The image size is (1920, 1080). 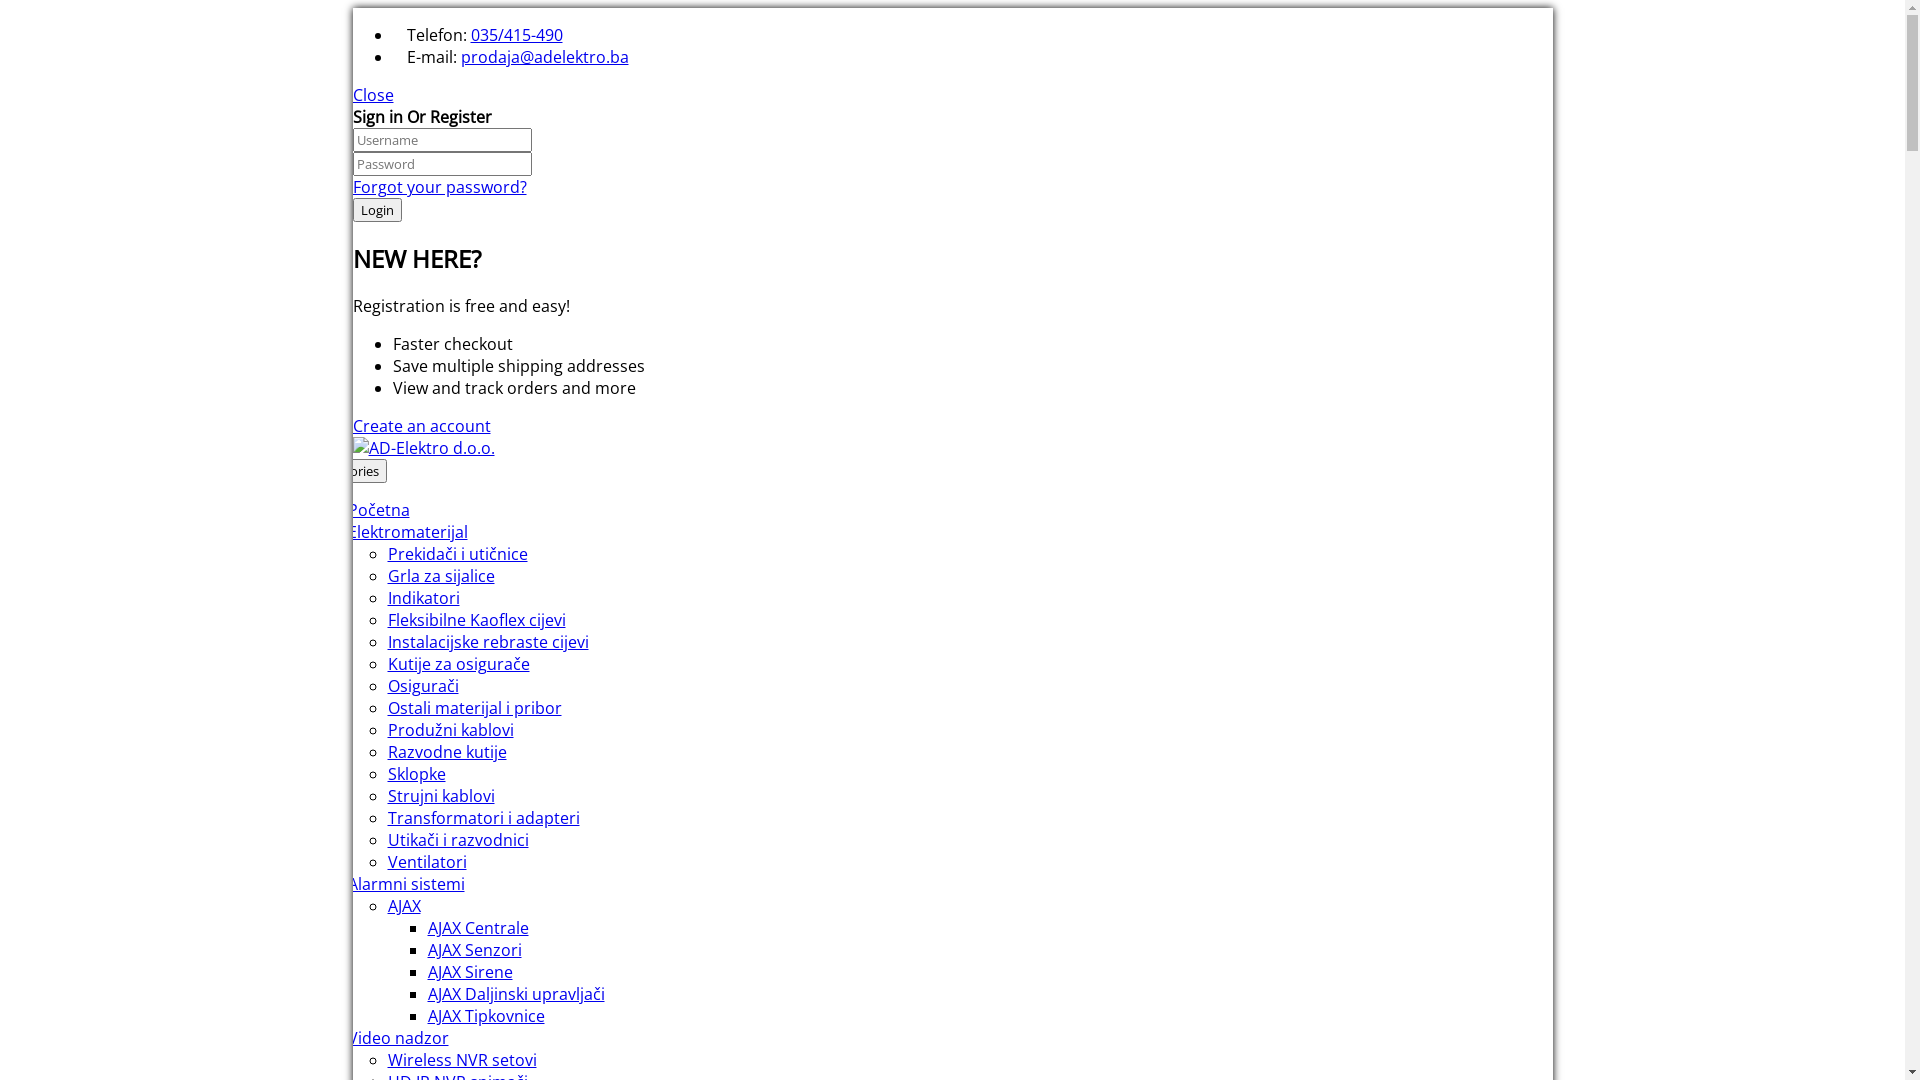 What do you see at coordinates (459, 56) in the screenshot?
I see `'prodaja@adelektro.ba'` at bounding box center [459, 56].